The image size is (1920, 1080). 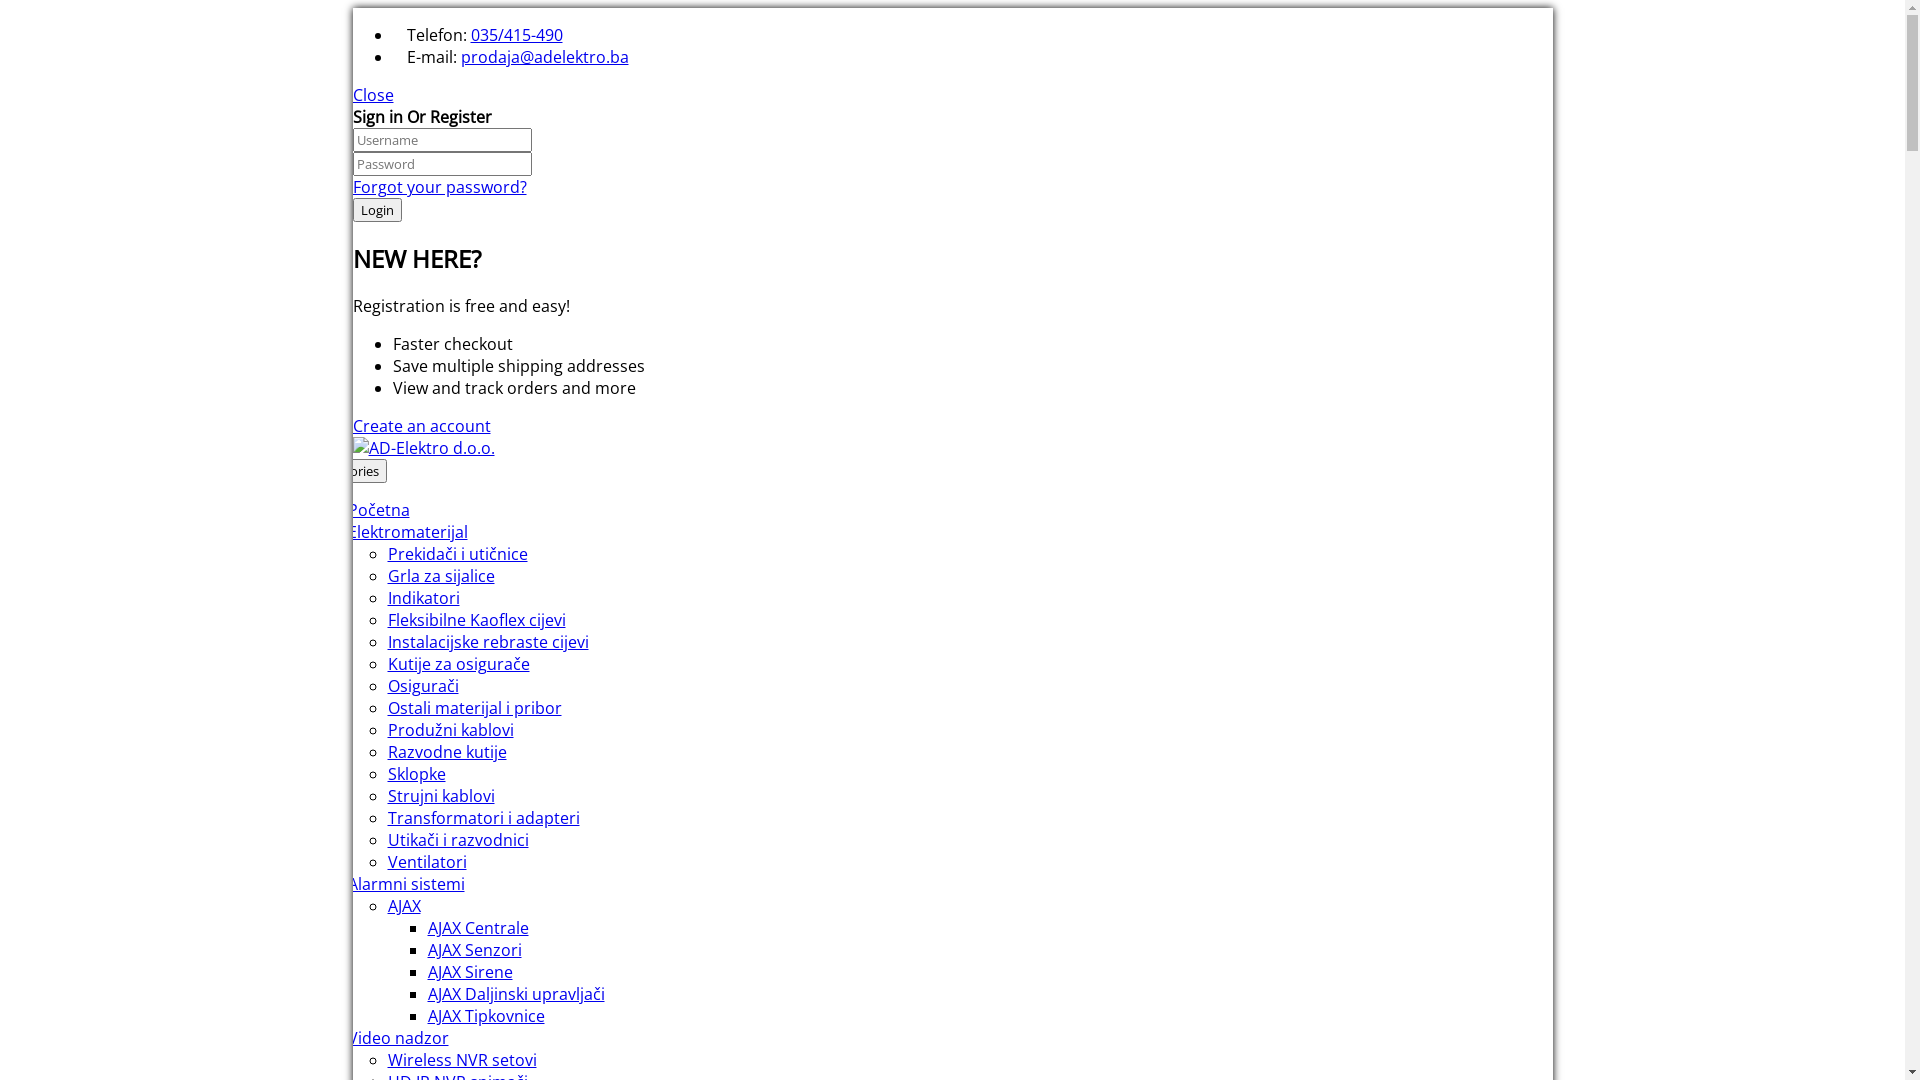 What do you see at coordinates (459, 56) in the screenshot?
I see `'prodaja@adelektro.ba'` at bounding box center [459, 56].